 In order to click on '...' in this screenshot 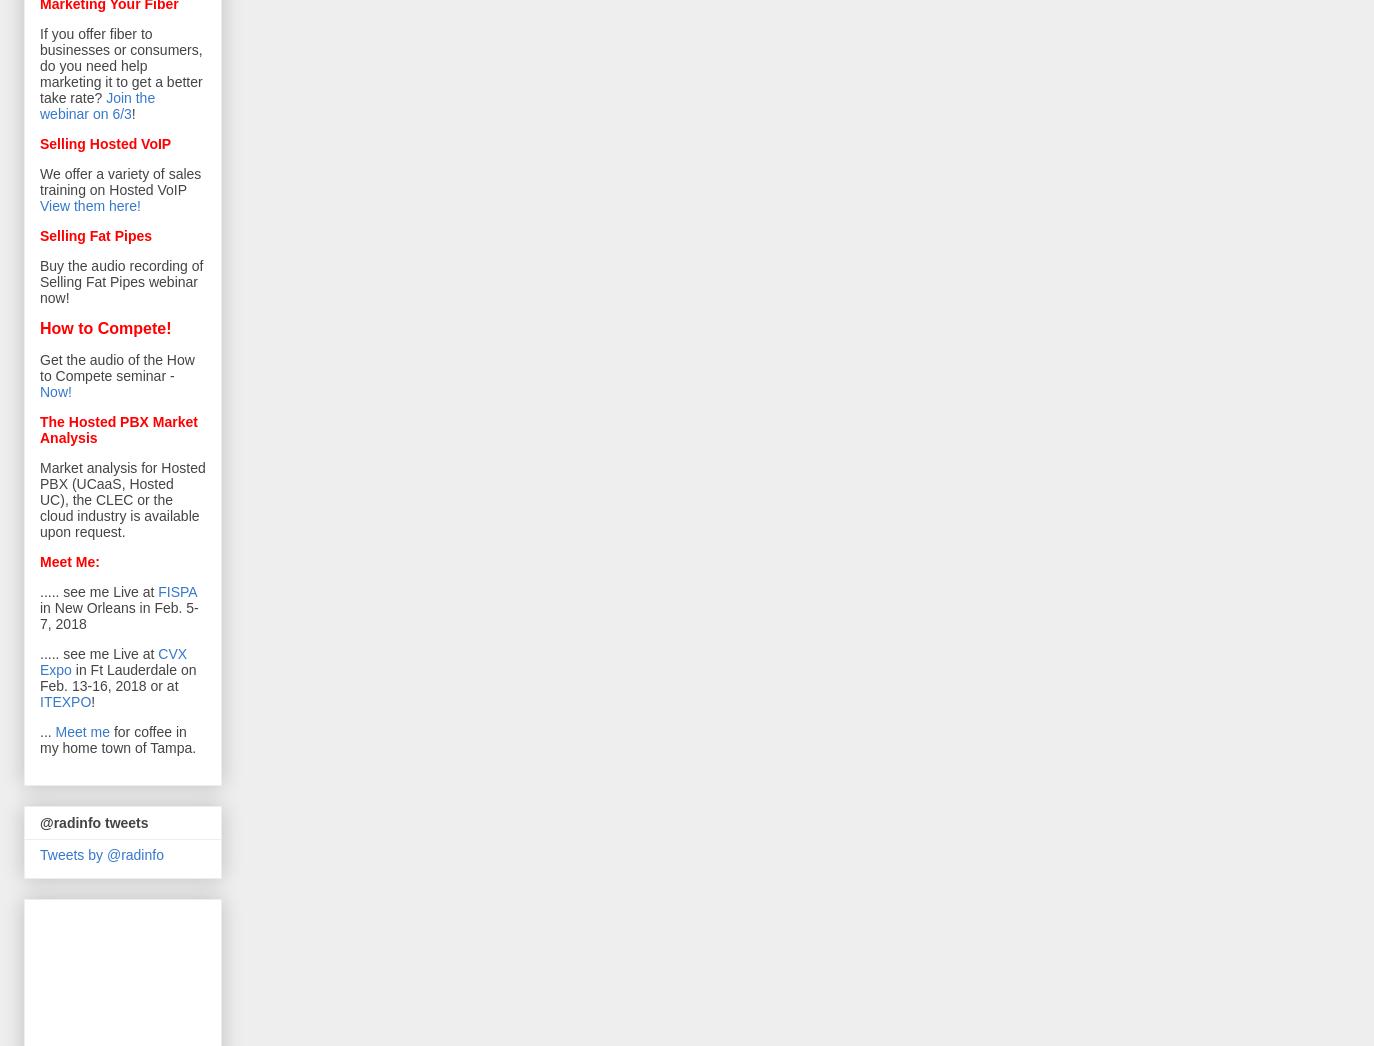, I will do `click(38, 731)`.